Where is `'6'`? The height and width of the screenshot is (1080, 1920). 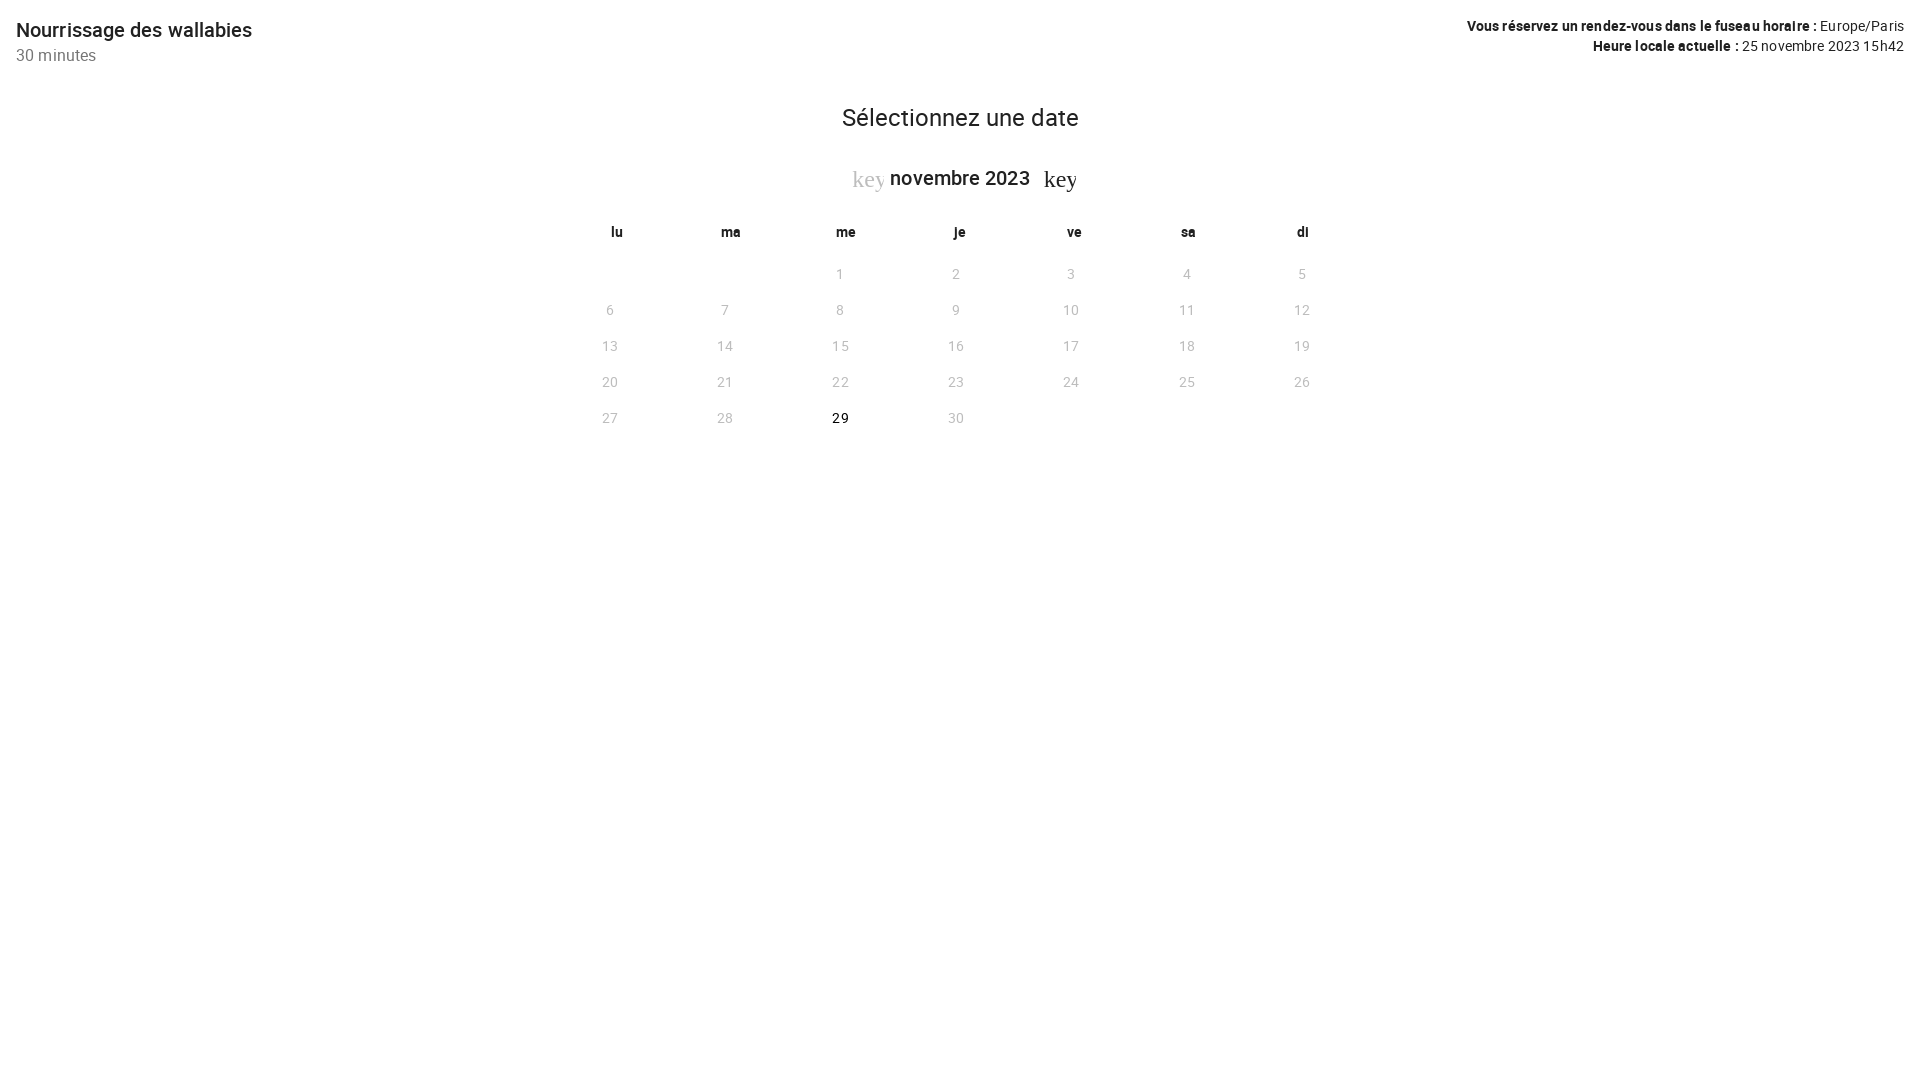 '6' is located at coordinates (608, 309).